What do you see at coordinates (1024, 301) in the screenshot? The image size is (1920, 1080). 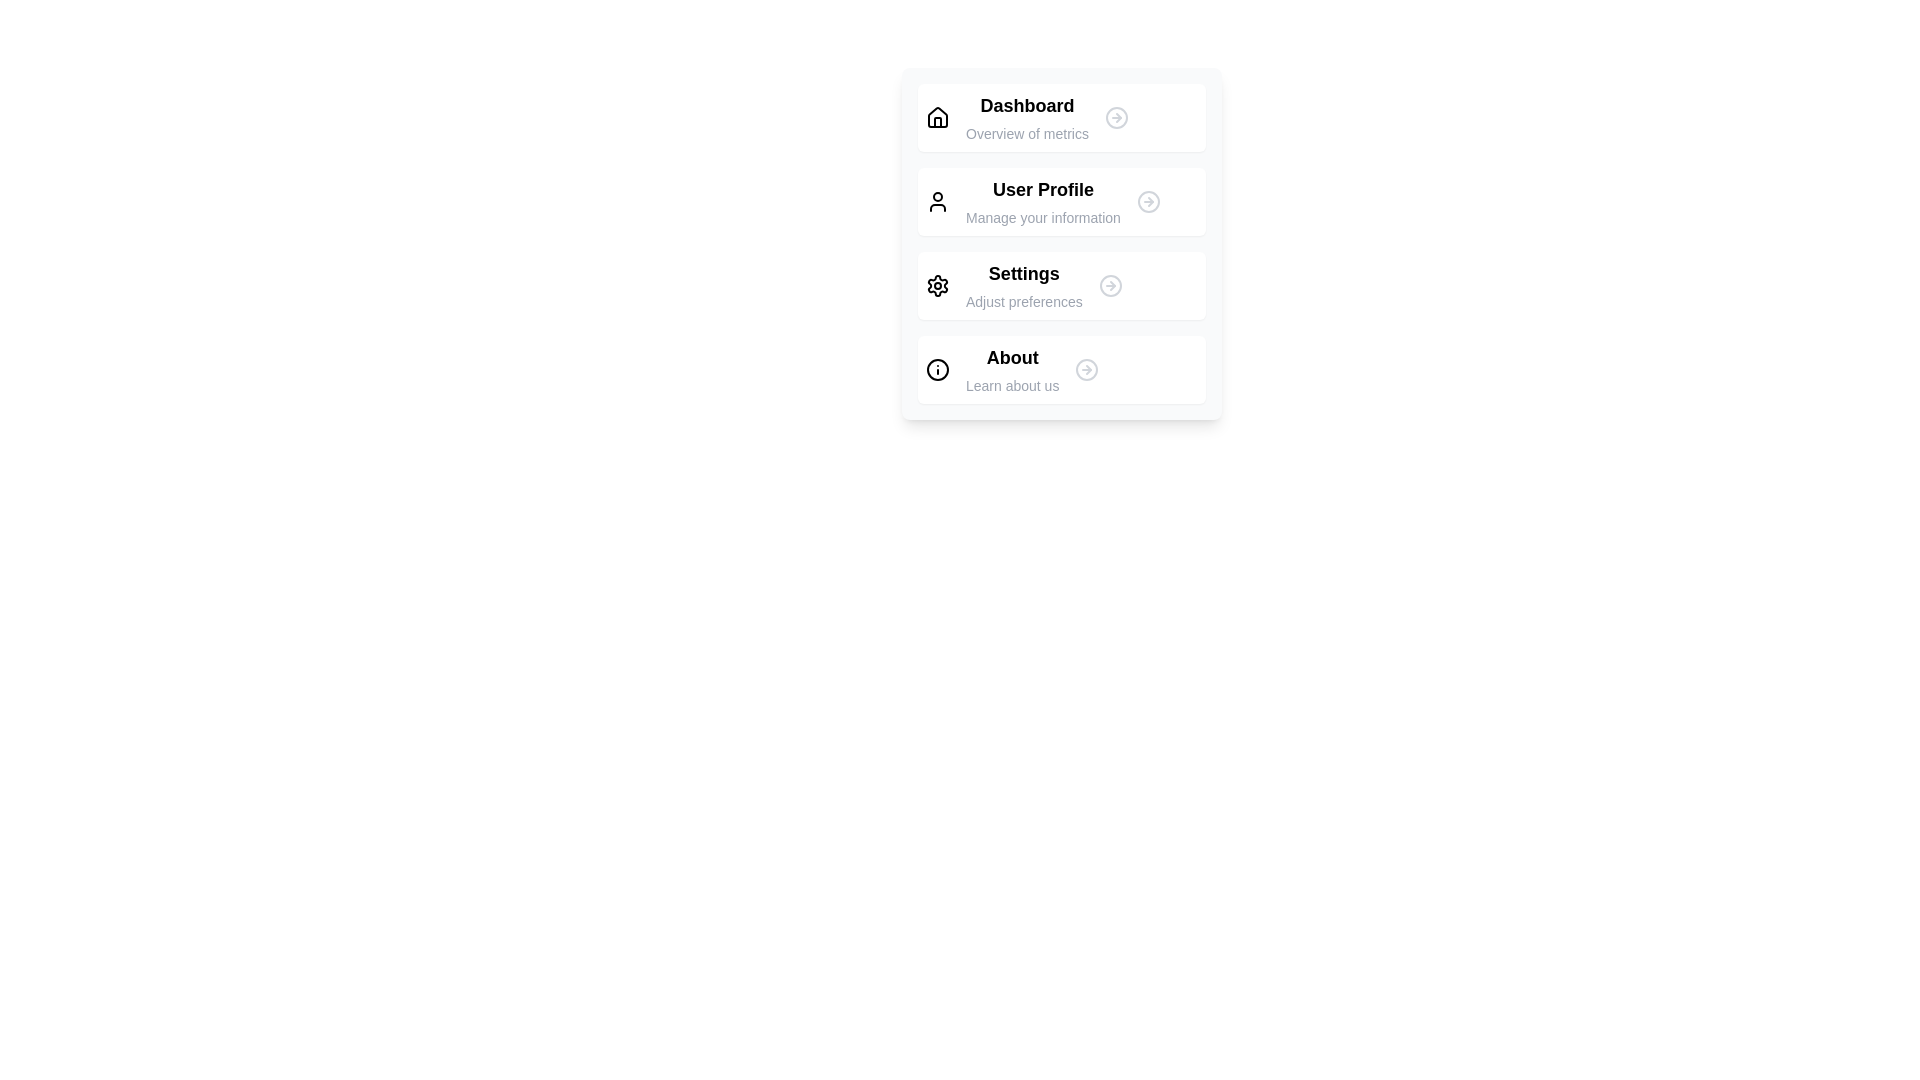 I see `the non-interactive Text Label that provides supplementary information about the 'Settings' section, located beneath the 'Settings' title` at bounding box center [1024, 301].